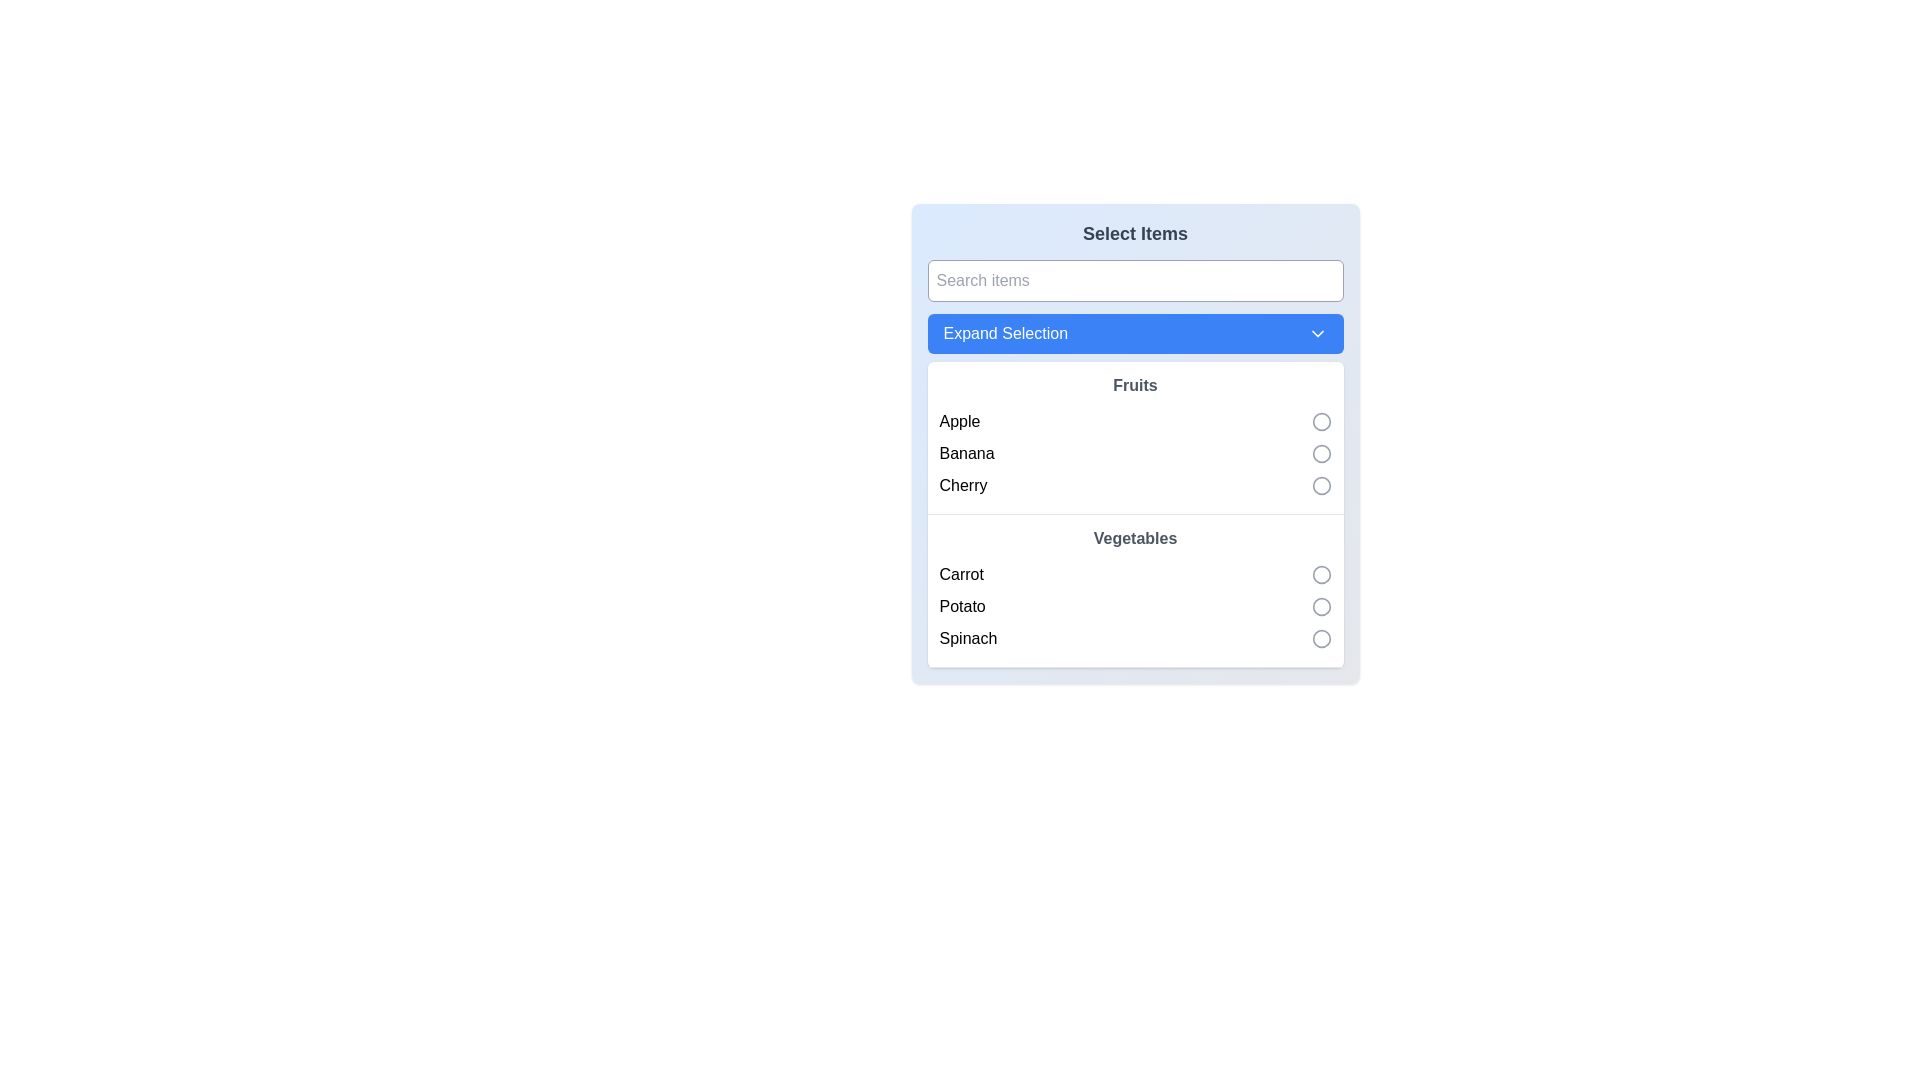  What do you see at coordinates (1321, 454) in the screenshot?
I see `the second radio button for 'Banana' in the 'Fruits' section` at bounding box center [1321, 454].